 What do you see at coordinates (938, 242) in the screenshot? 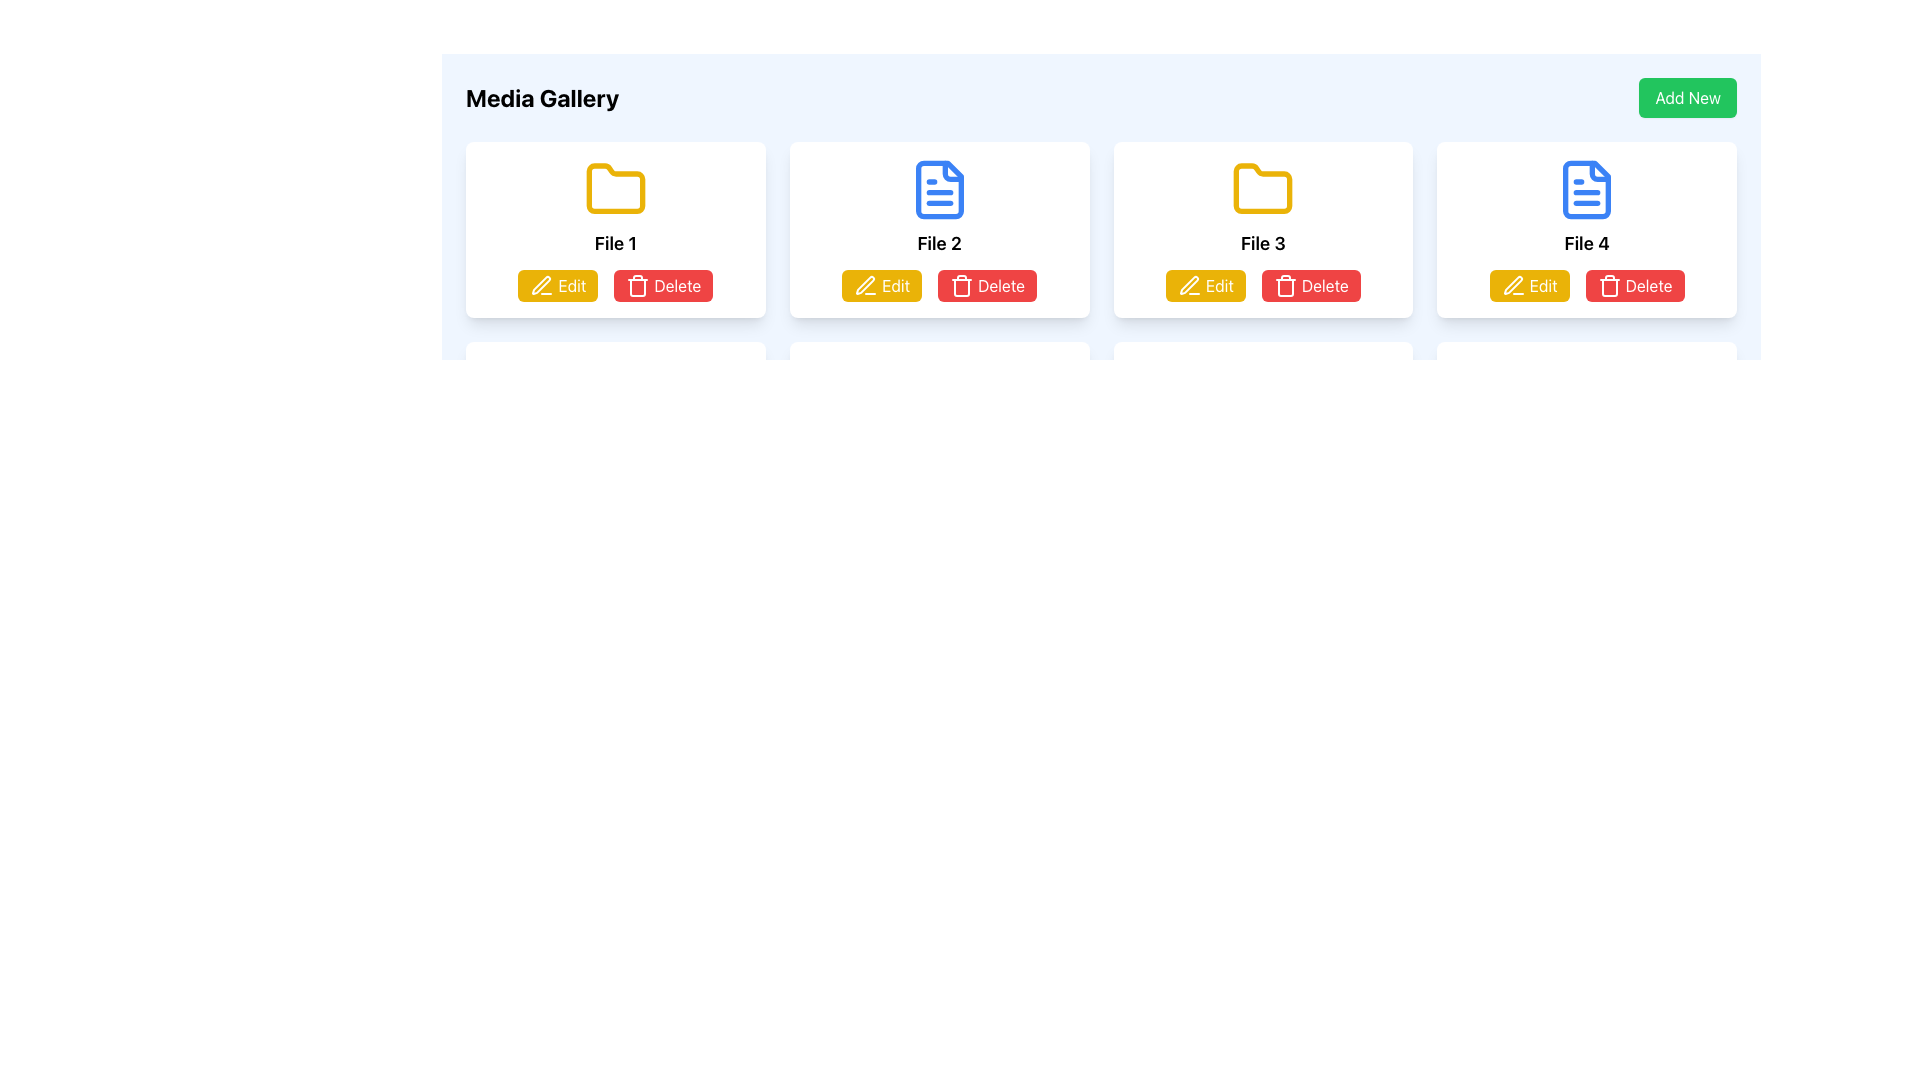
I see `the text label that identifies the associated file representation, located in the second box of the grid, below the blue document icon and above the 'Edit' and 'Delete' buttons` at bounding box center [938, 242].